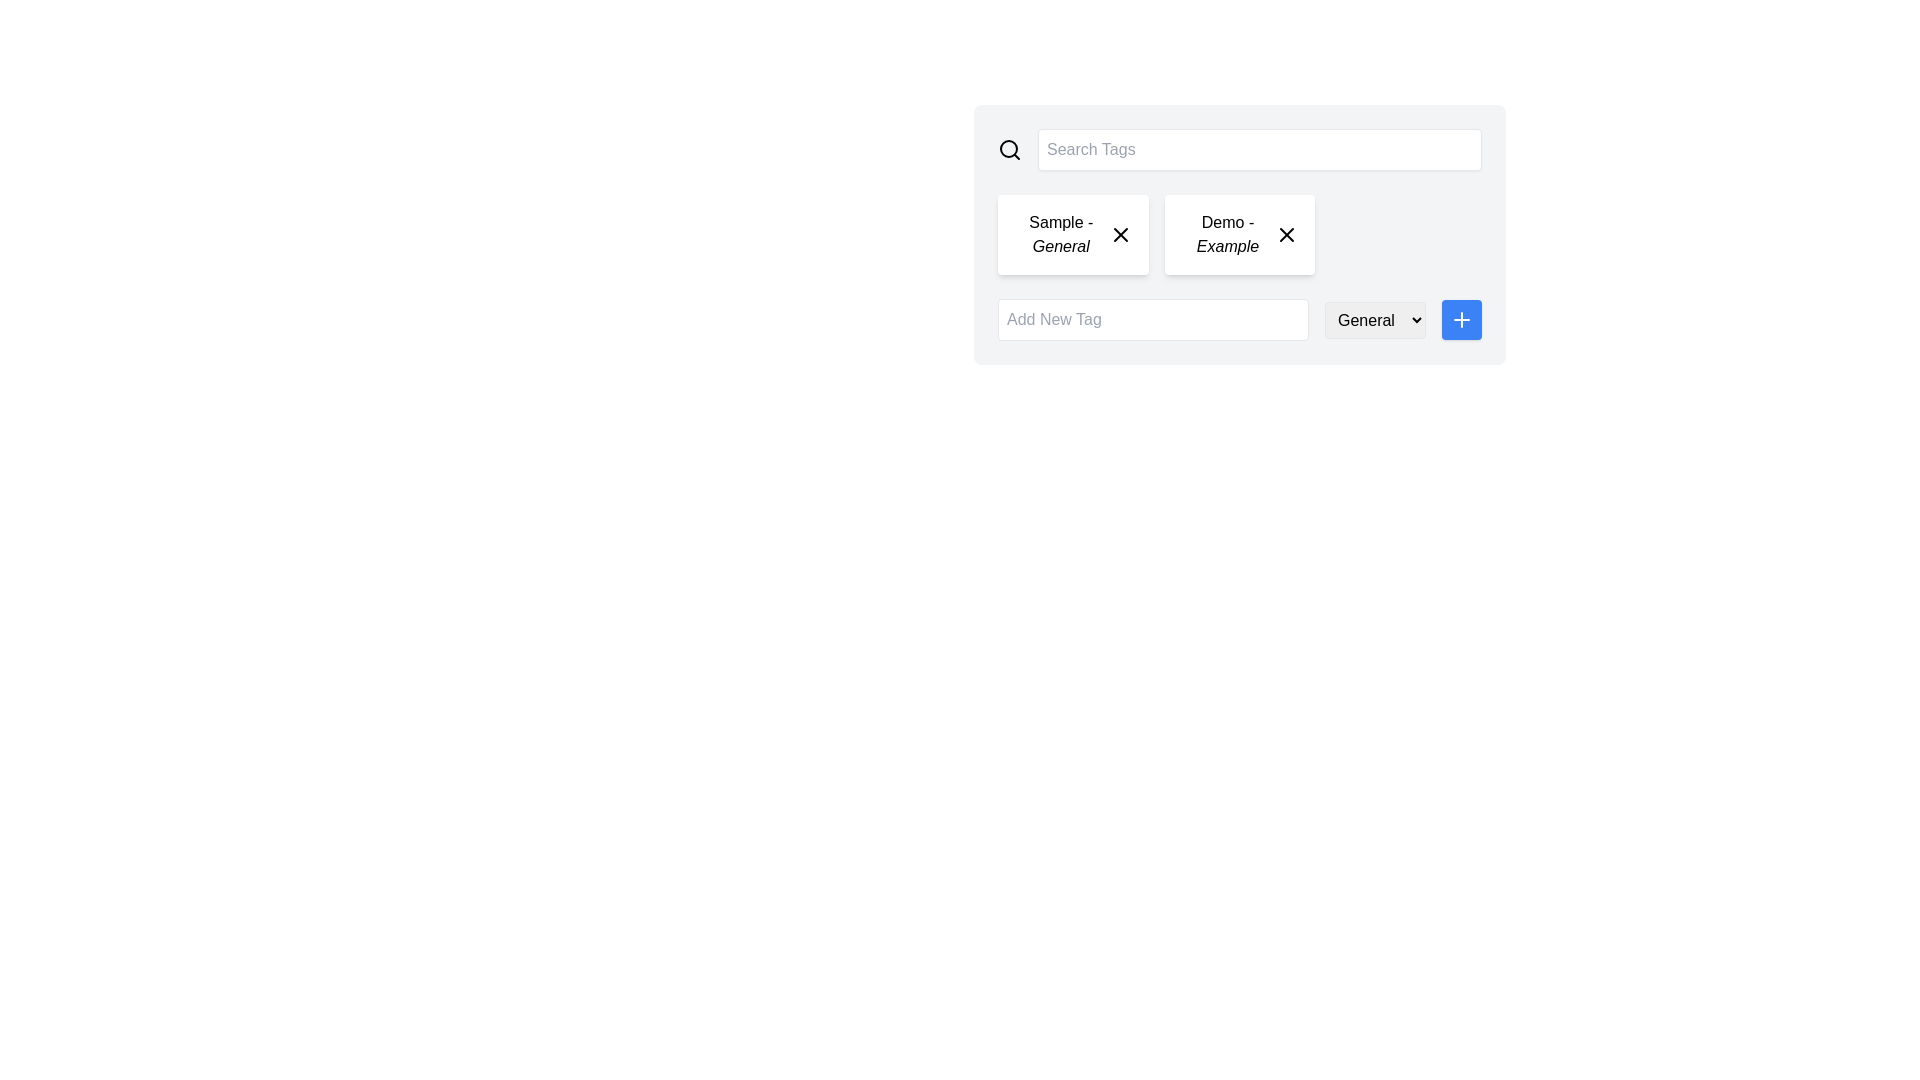  Describe the element at coordinates (1462, 319) in the screenshot. I see `the square blue button with a '+' icon at its center` at that location.